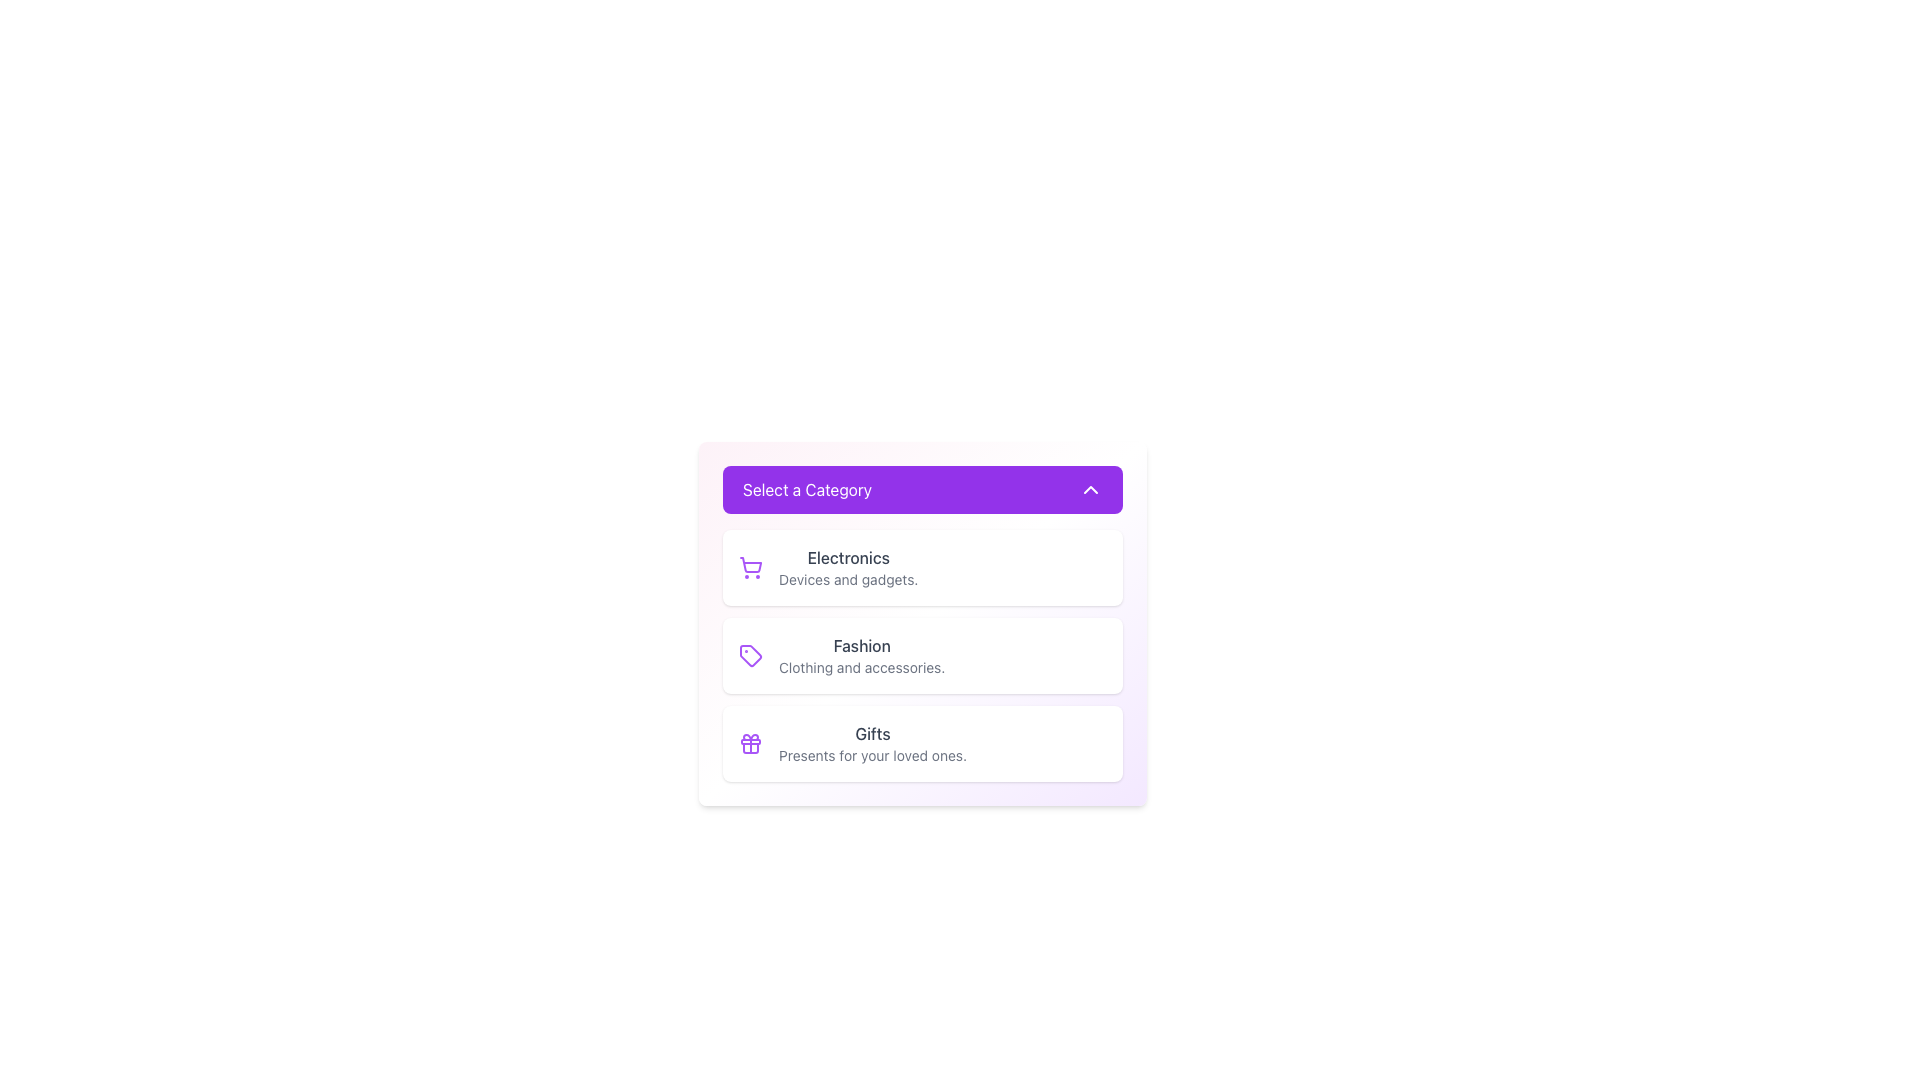 This screenshot has width=1920, height=1080. Describe the element at coordinates (848, 567) in the screenshot. I see `'Electronics' label and its subtitle 'Devices and gadgets.' for content, located within the category options list` at that location.